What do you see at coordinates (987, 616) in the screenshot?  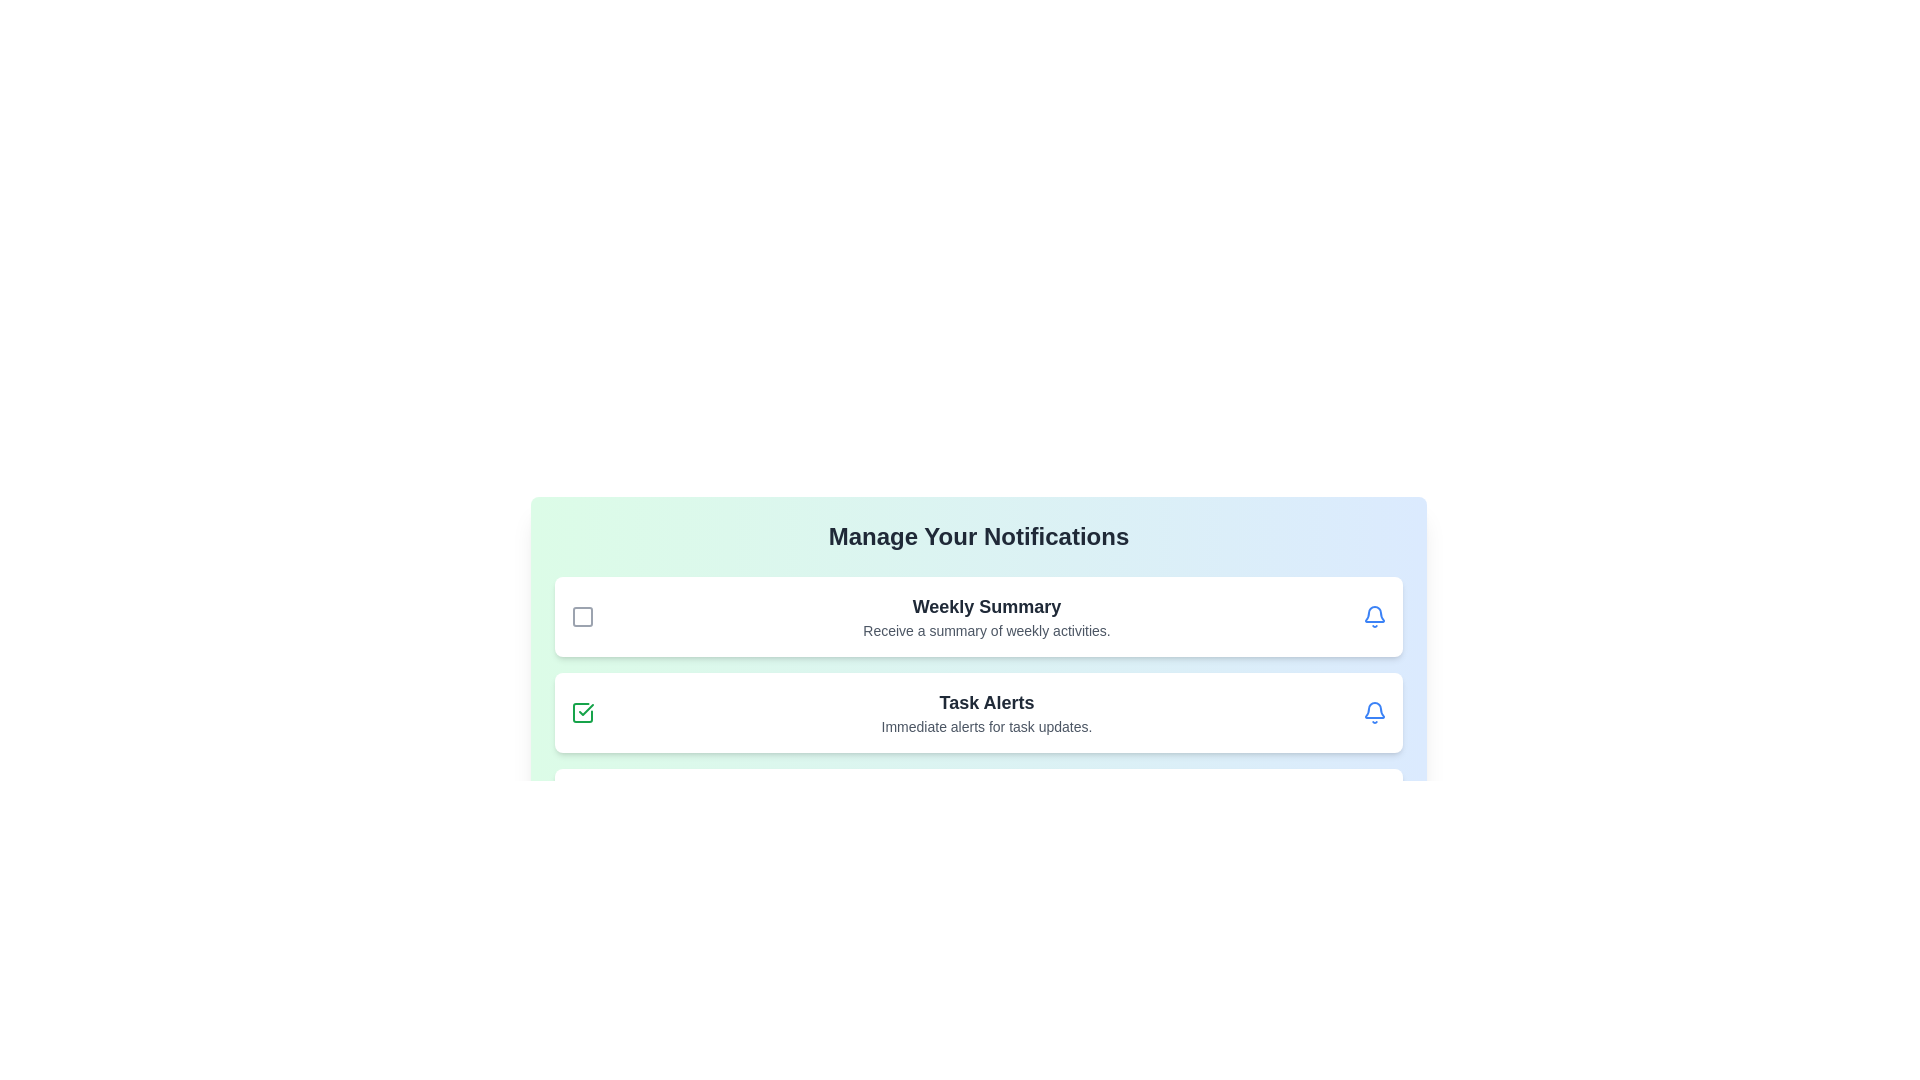 I see `the informational text block that provides a title and description for the notification feature, located to the right of the checkbox and to the left of the bell icon` at bounding box center [987, 616].